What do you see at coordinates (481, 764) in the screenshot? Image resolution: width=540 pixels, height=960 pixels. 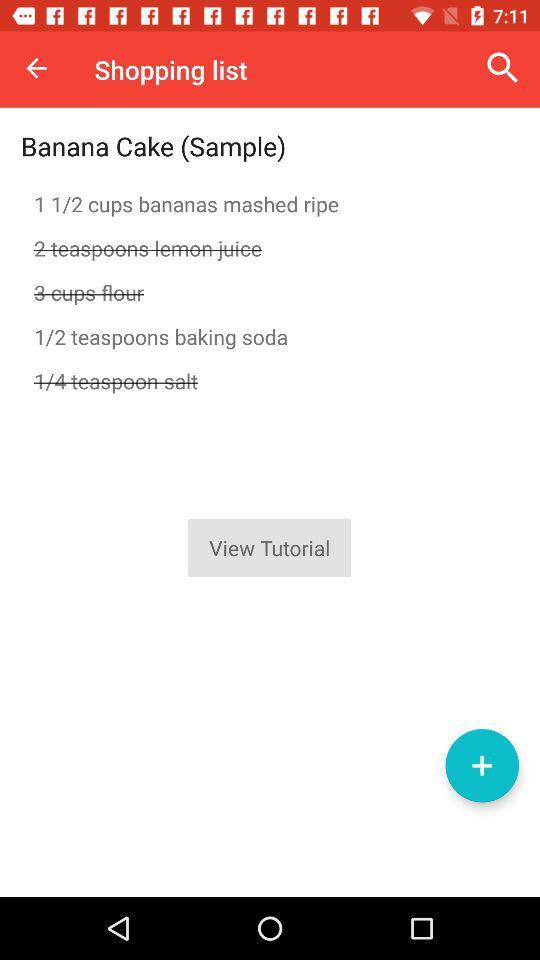 I see `new item` at bounding box center [481, 764].